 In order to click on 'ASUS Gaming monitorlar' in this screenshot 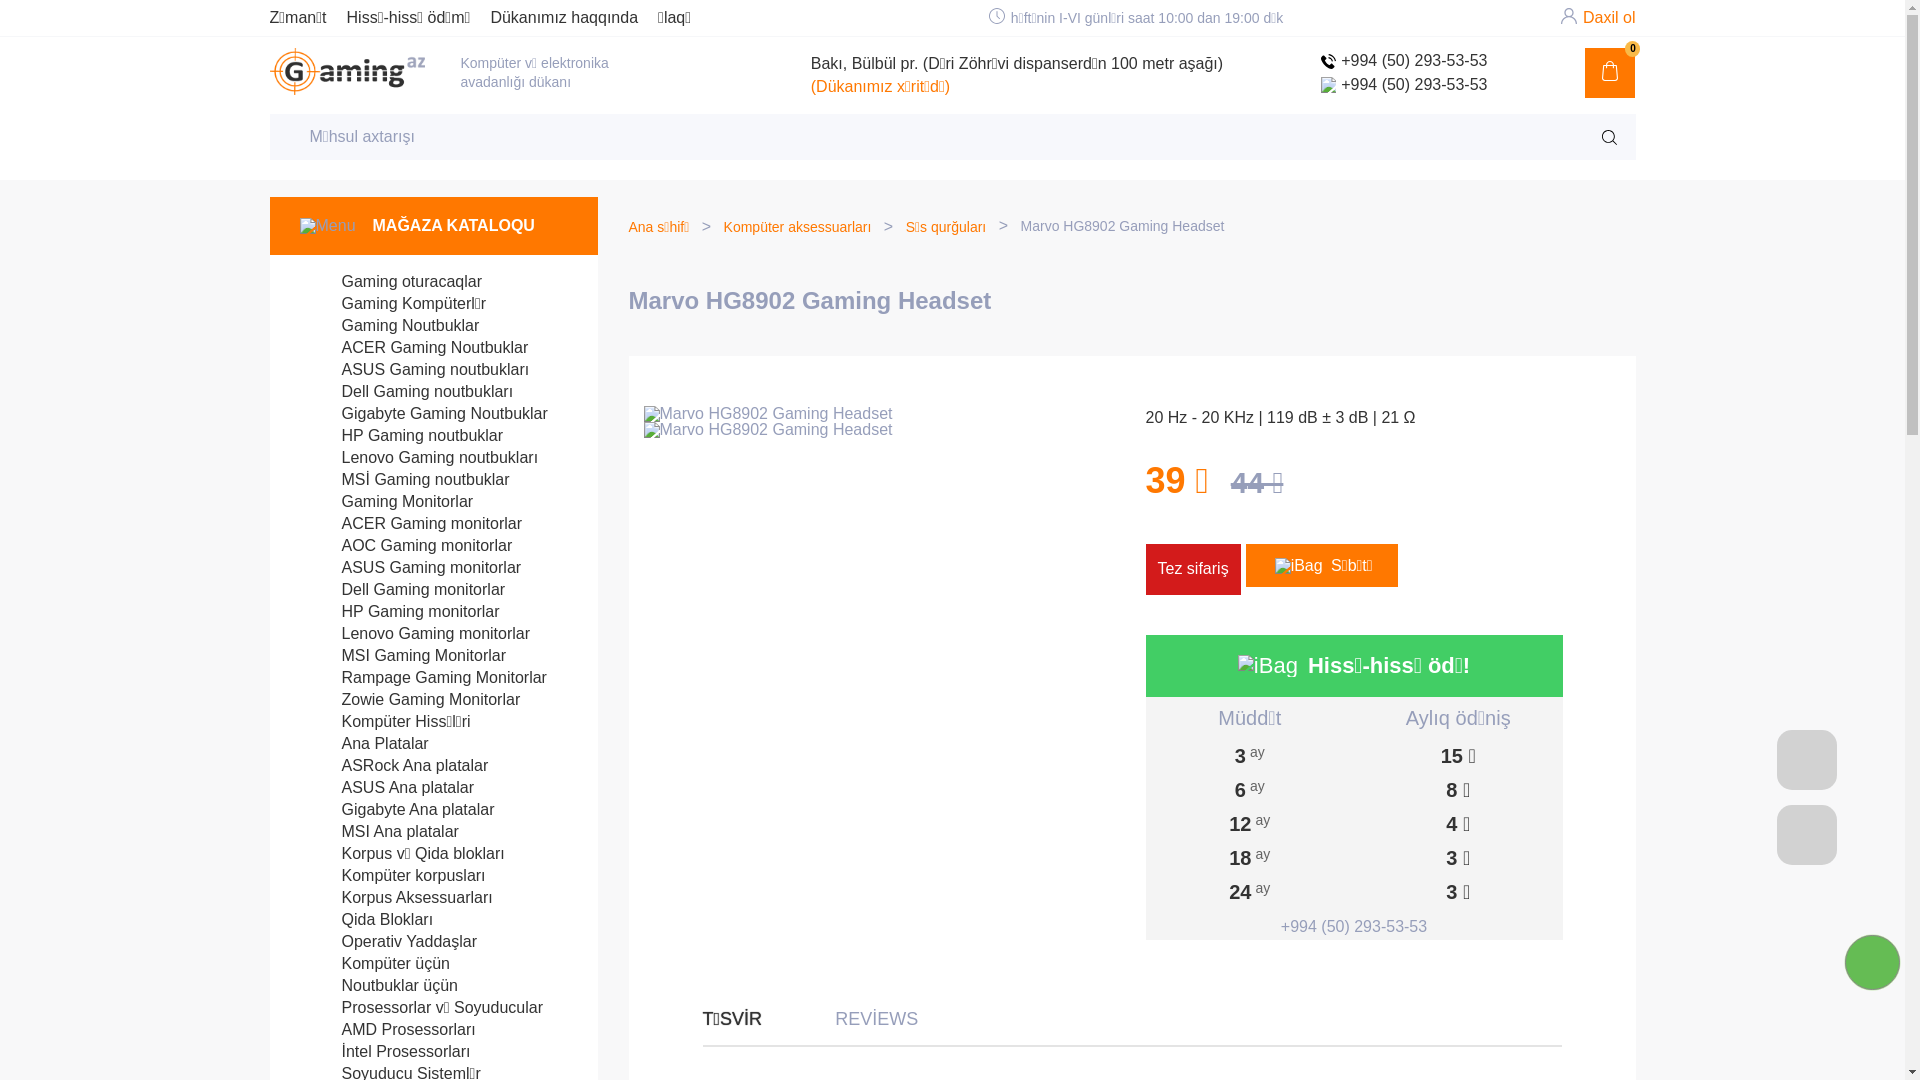, I will do `click(410, 567)`.